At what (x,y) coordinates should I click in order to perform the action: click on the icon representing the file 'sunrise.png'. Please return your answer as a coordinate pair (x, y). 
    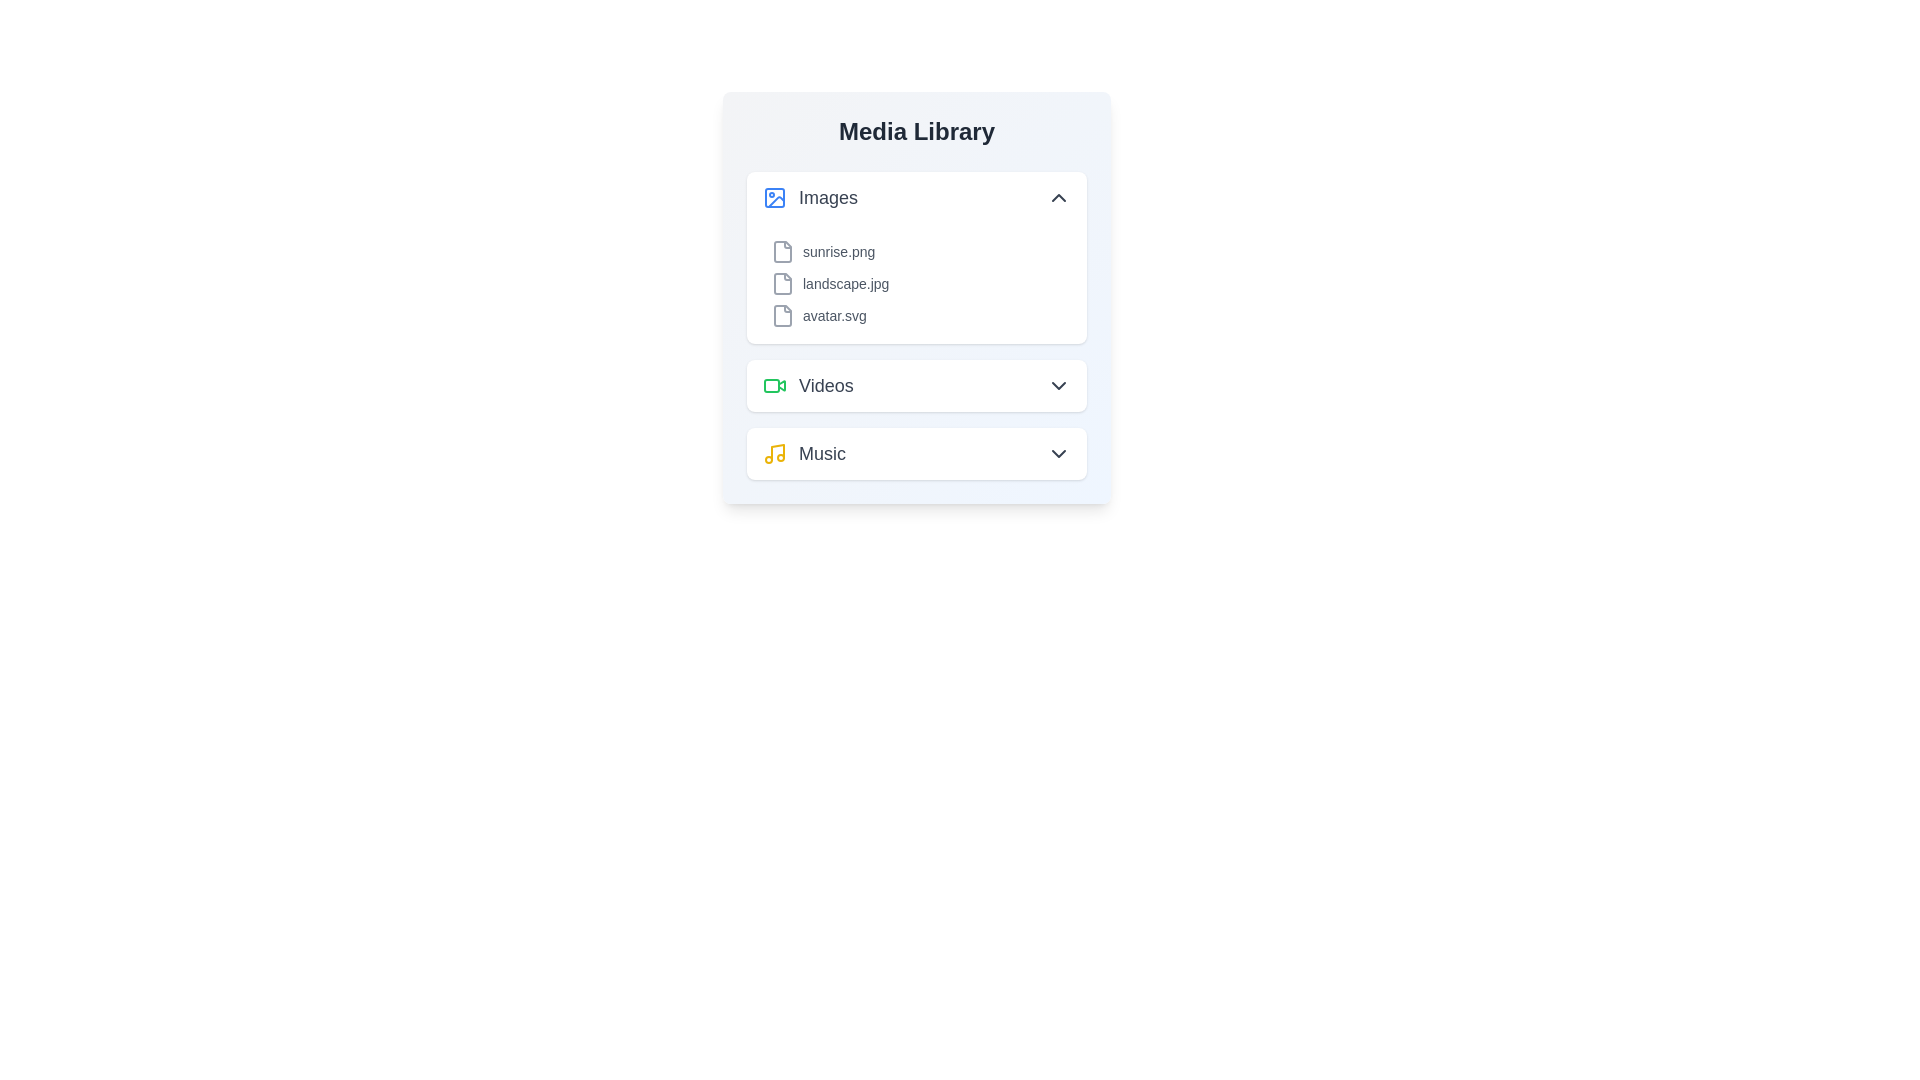
    Looking at the image, I should click on (781, 250).